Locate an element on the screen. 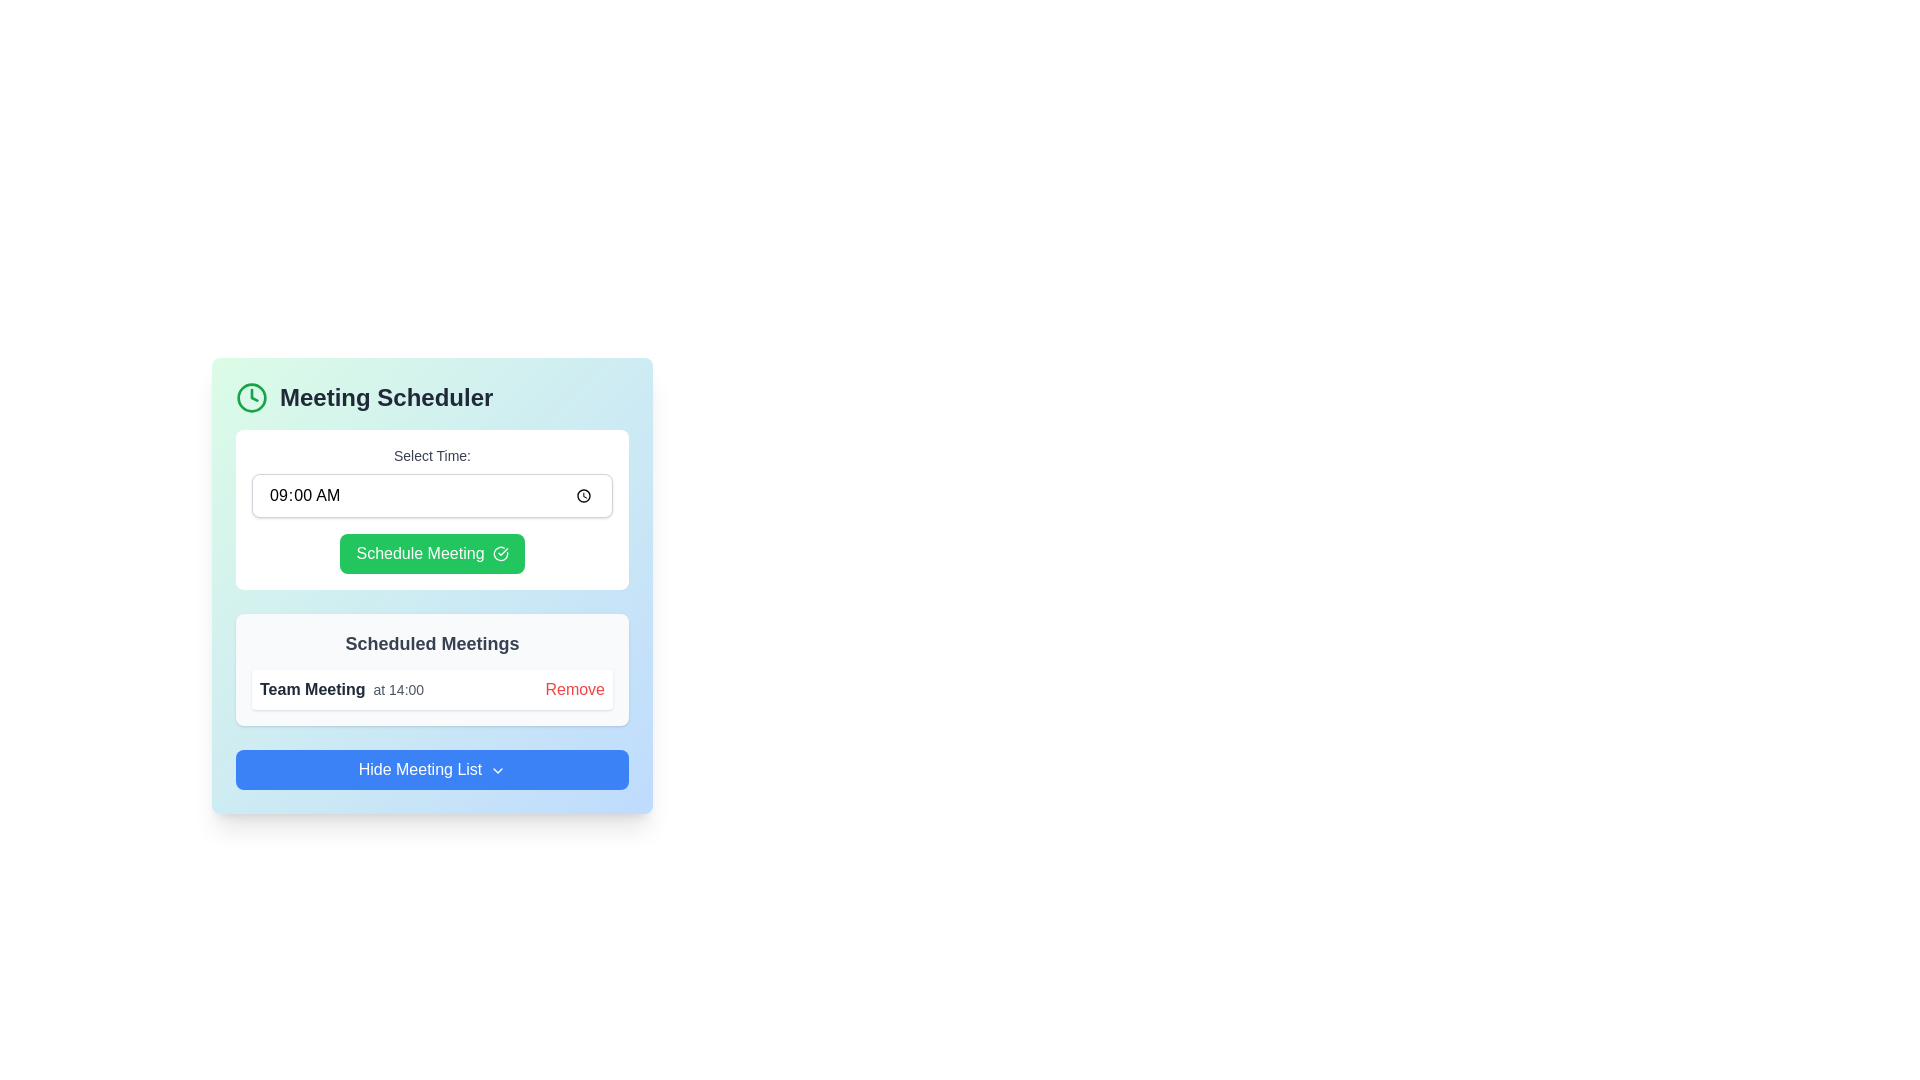  the 'Schedule Meeting' button, which is a vibrant green rectangular button with rounded corners and white text, located beneath the 'Select Time' section is located at coordinates (431, 554).